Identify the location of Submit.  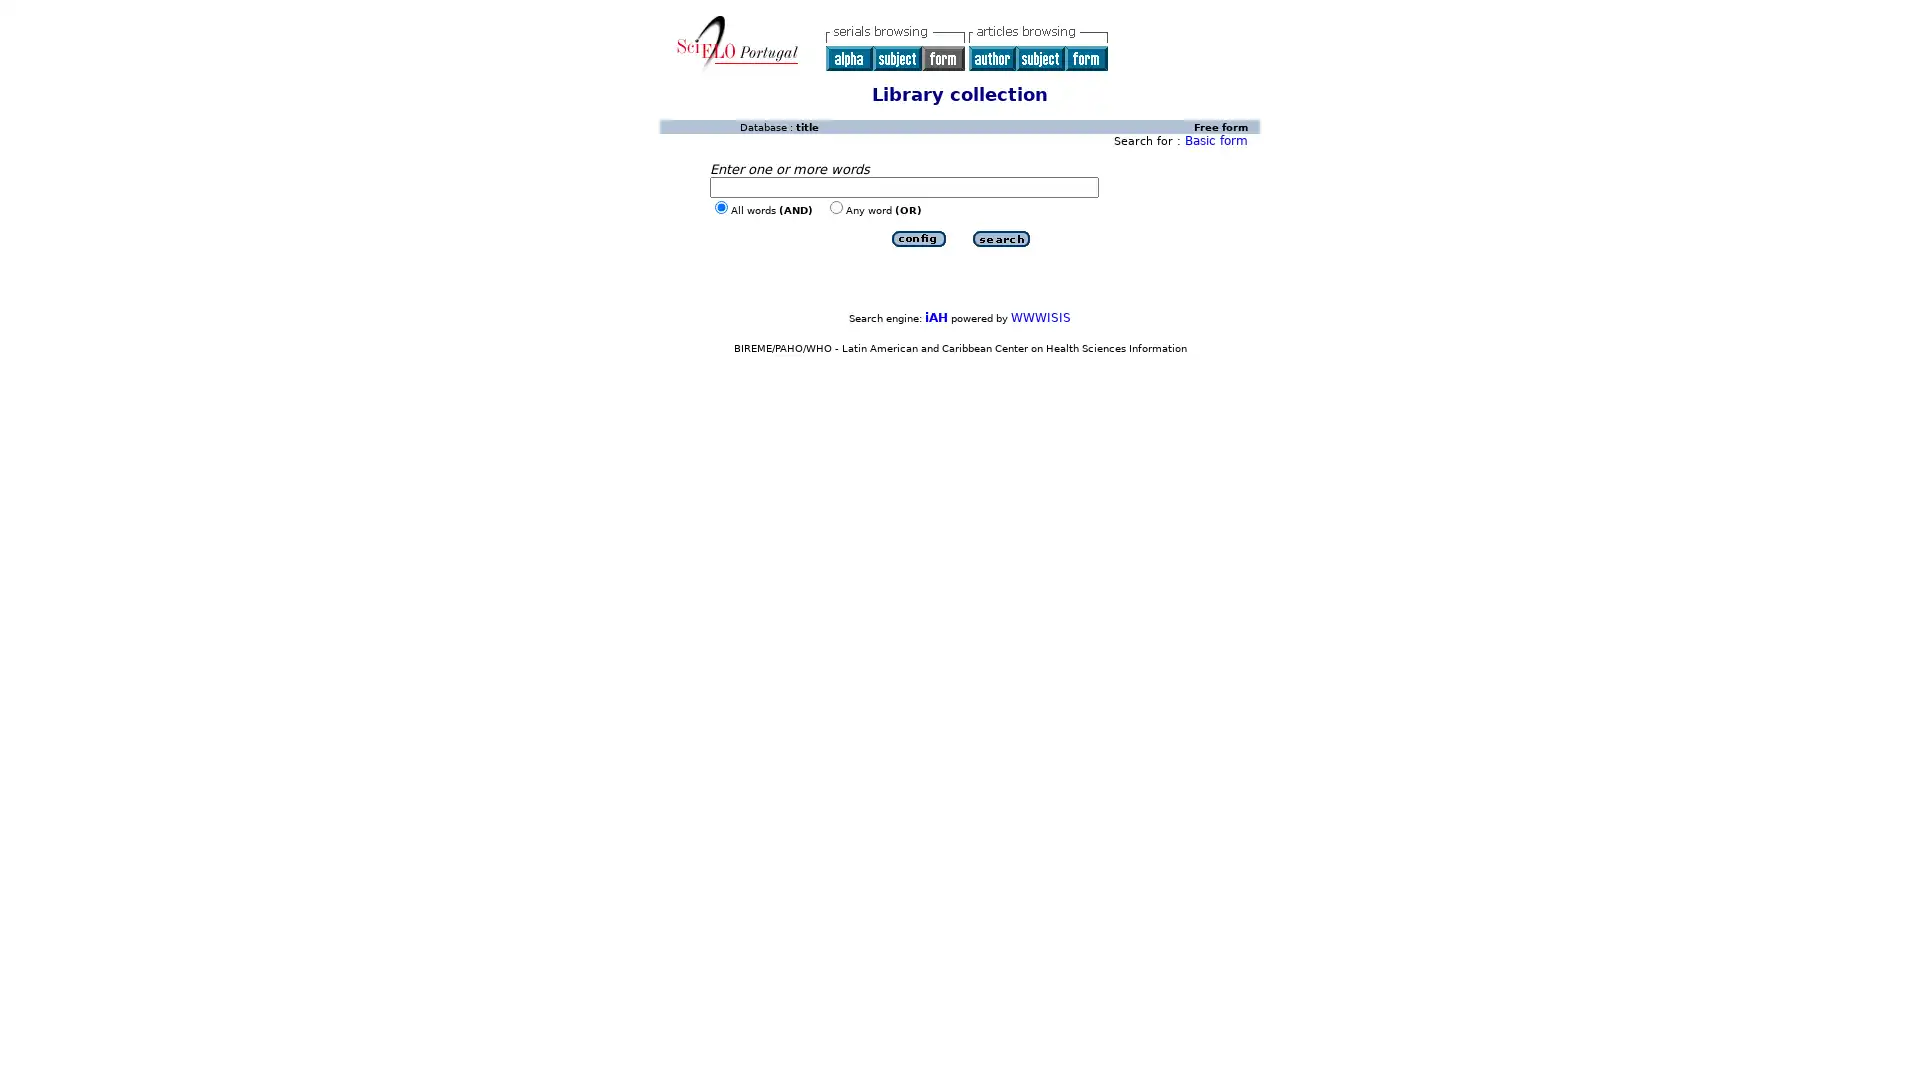
(1000, 237).